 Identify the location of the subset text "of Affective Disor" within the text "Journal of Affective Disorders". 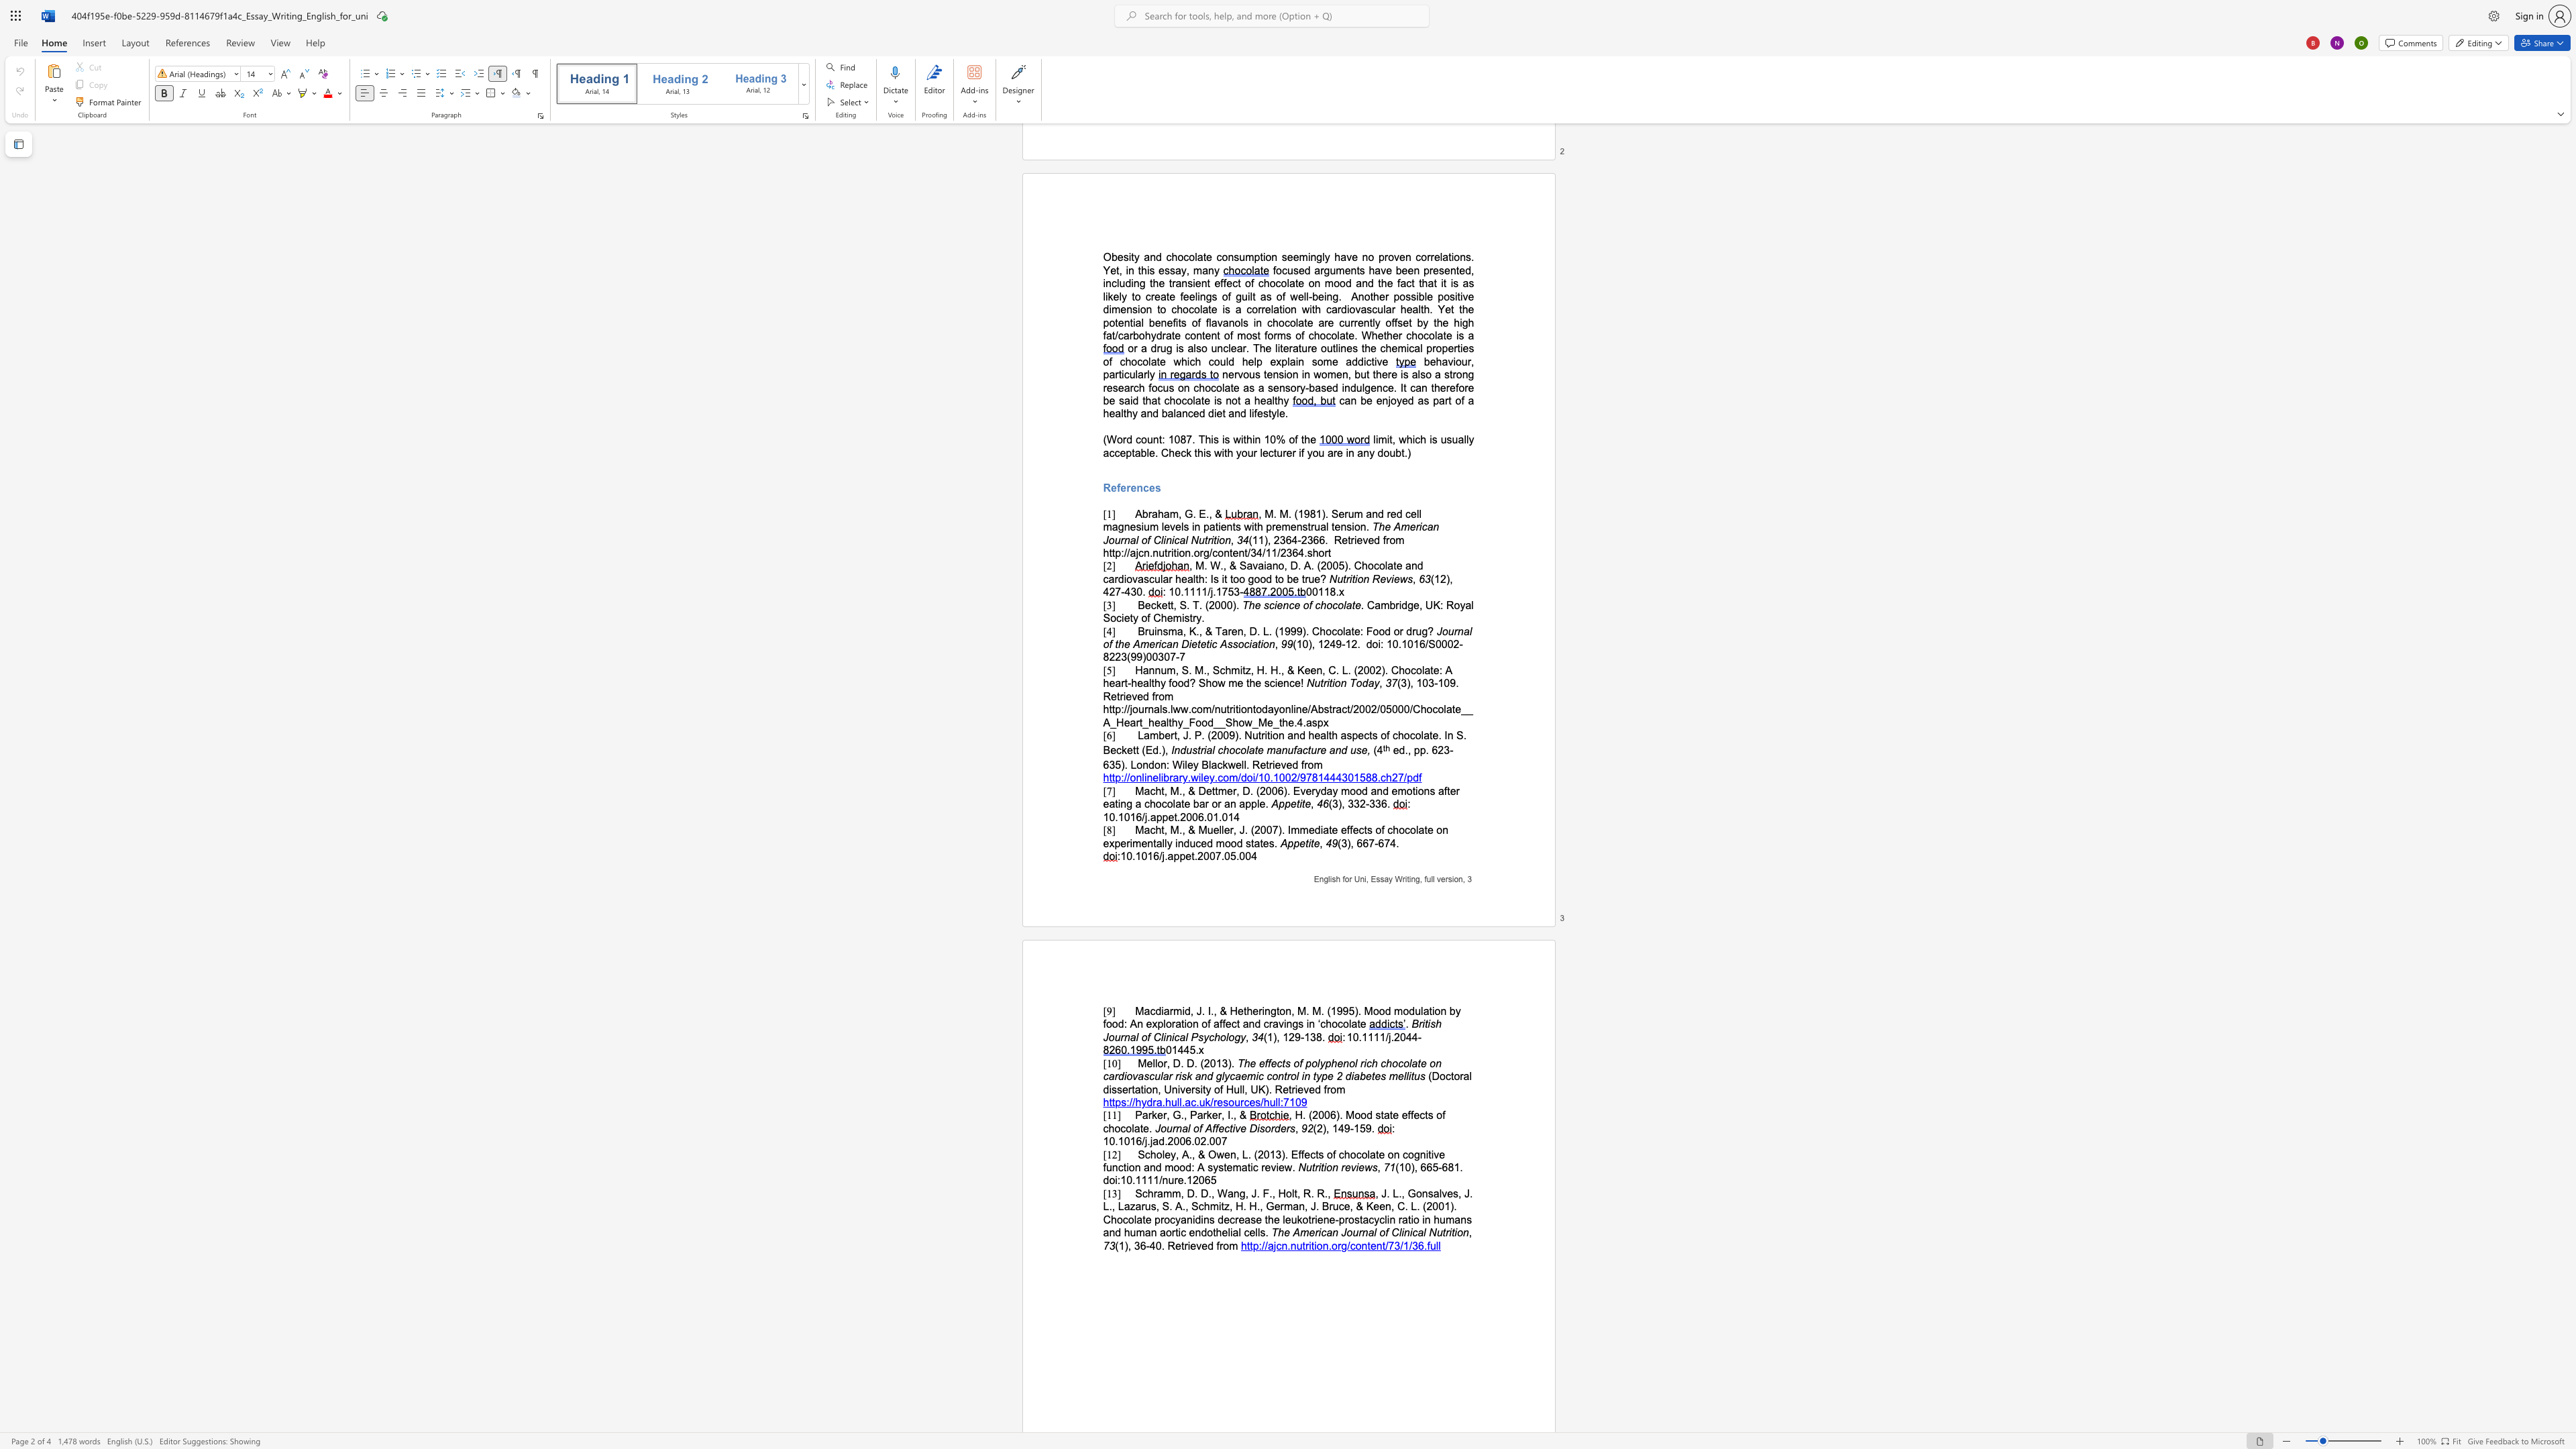
(1192, 1128).